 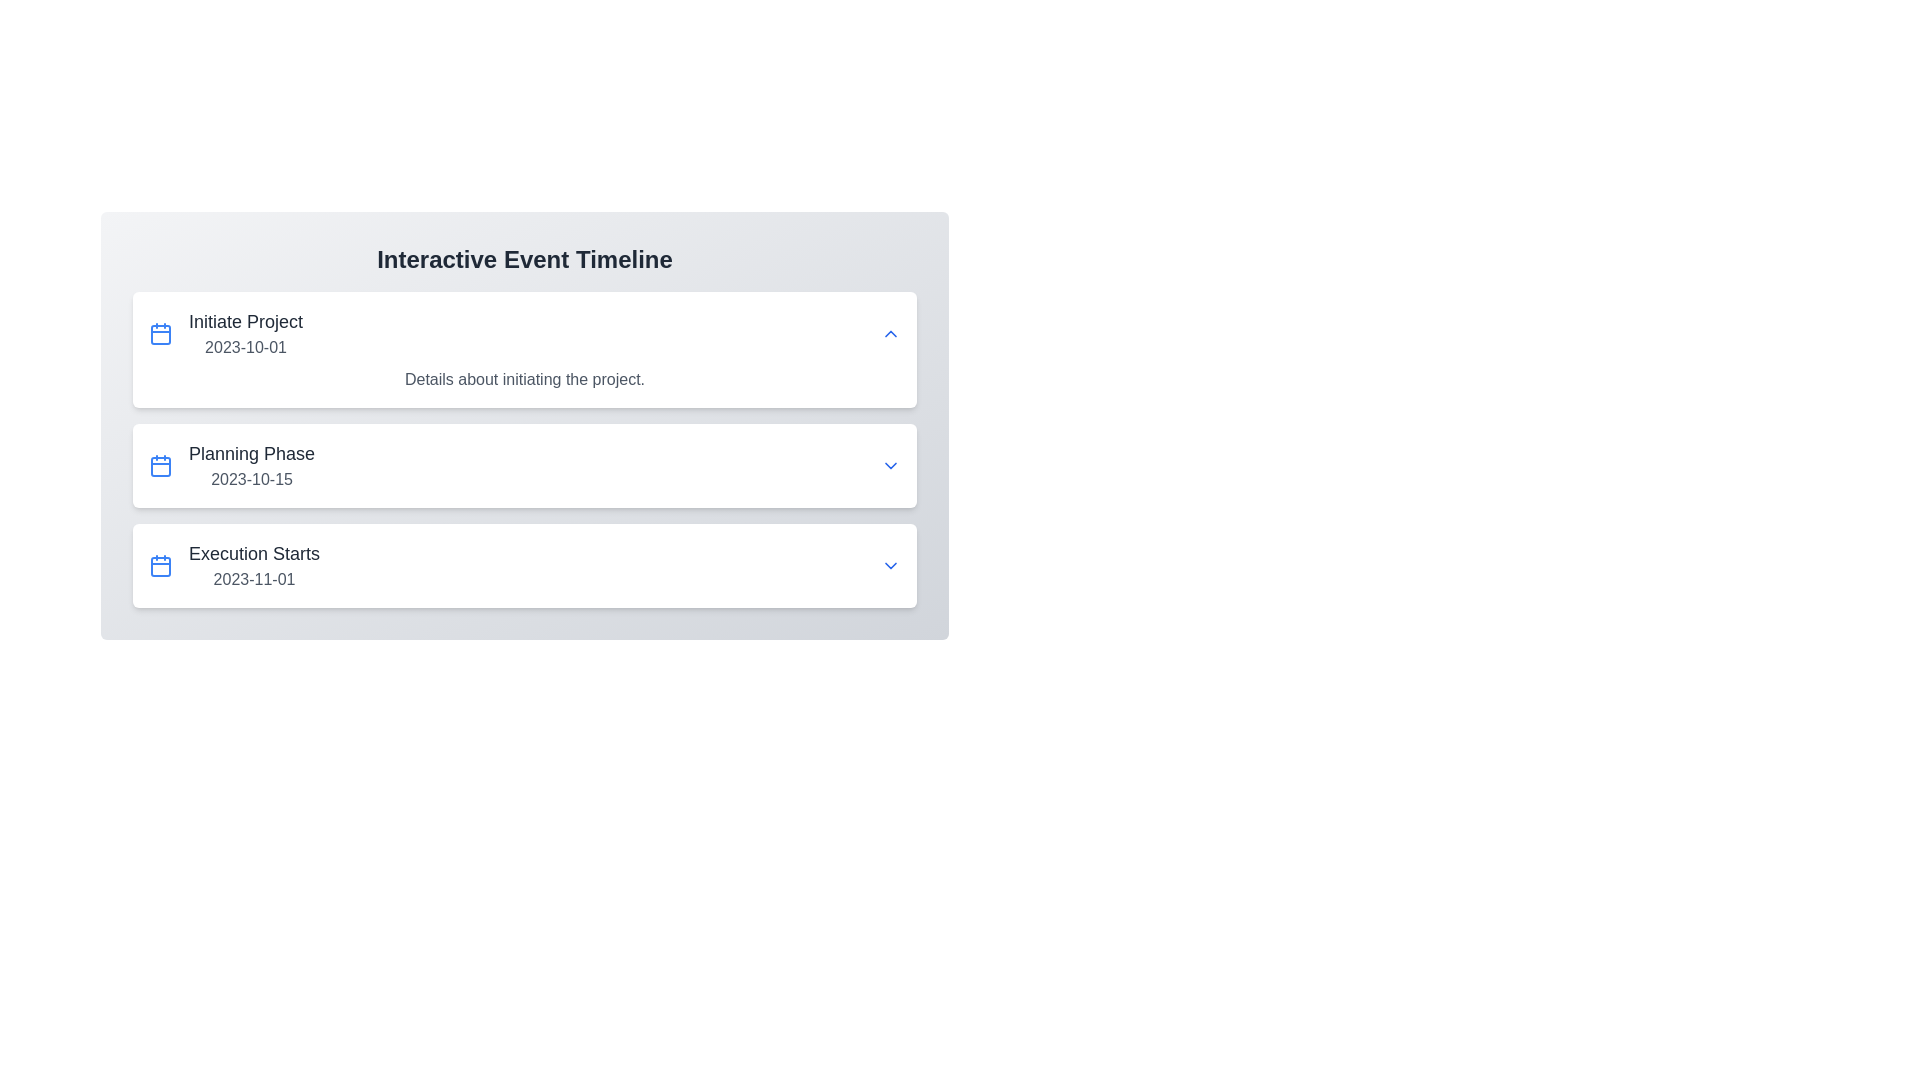 I want to click on the calendar icon located on the left side of the row displaying 'Execution Starts' and '2023-11-01', which serves as a visual indicator for the associated date, so click(x=161, y=566).